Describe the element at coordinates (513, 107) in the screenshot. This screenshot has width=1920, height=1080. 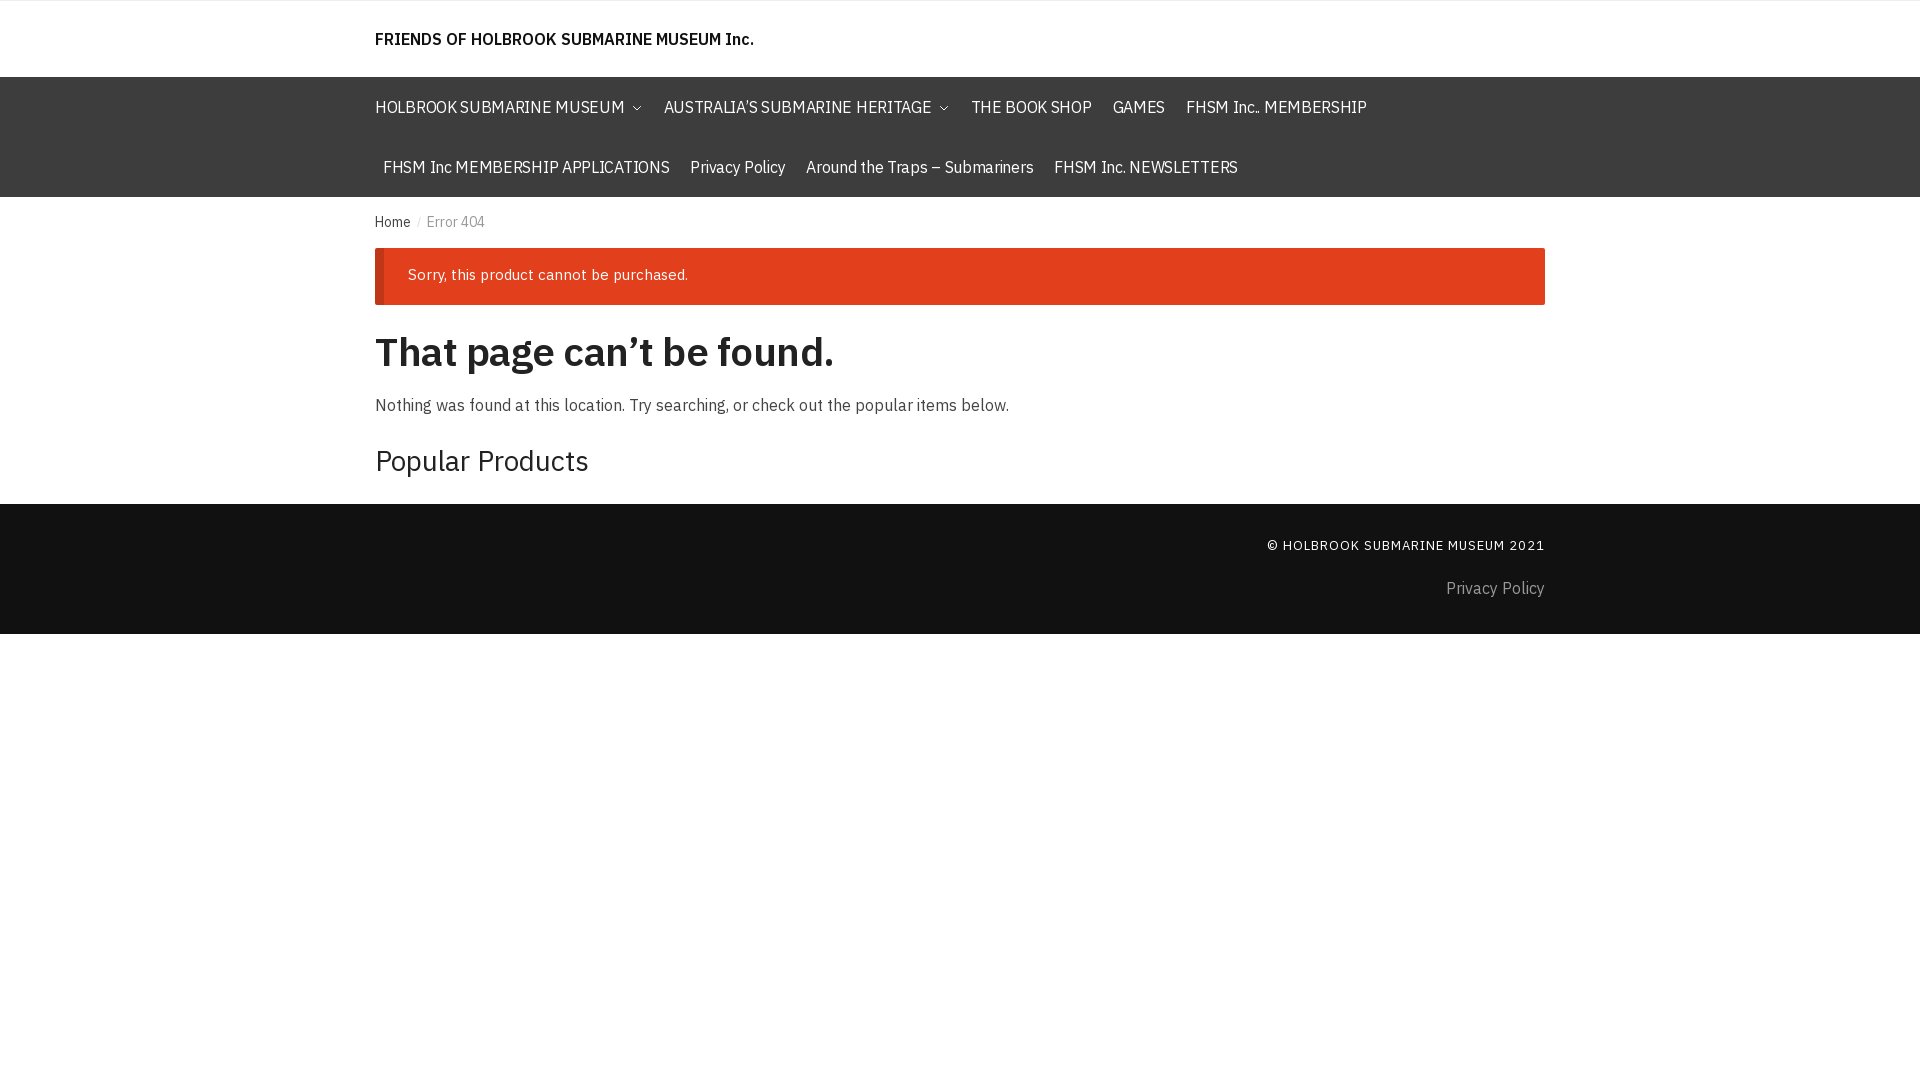
I see `'HOLBROOK SUBMARINE MUSEUM'` at that location.